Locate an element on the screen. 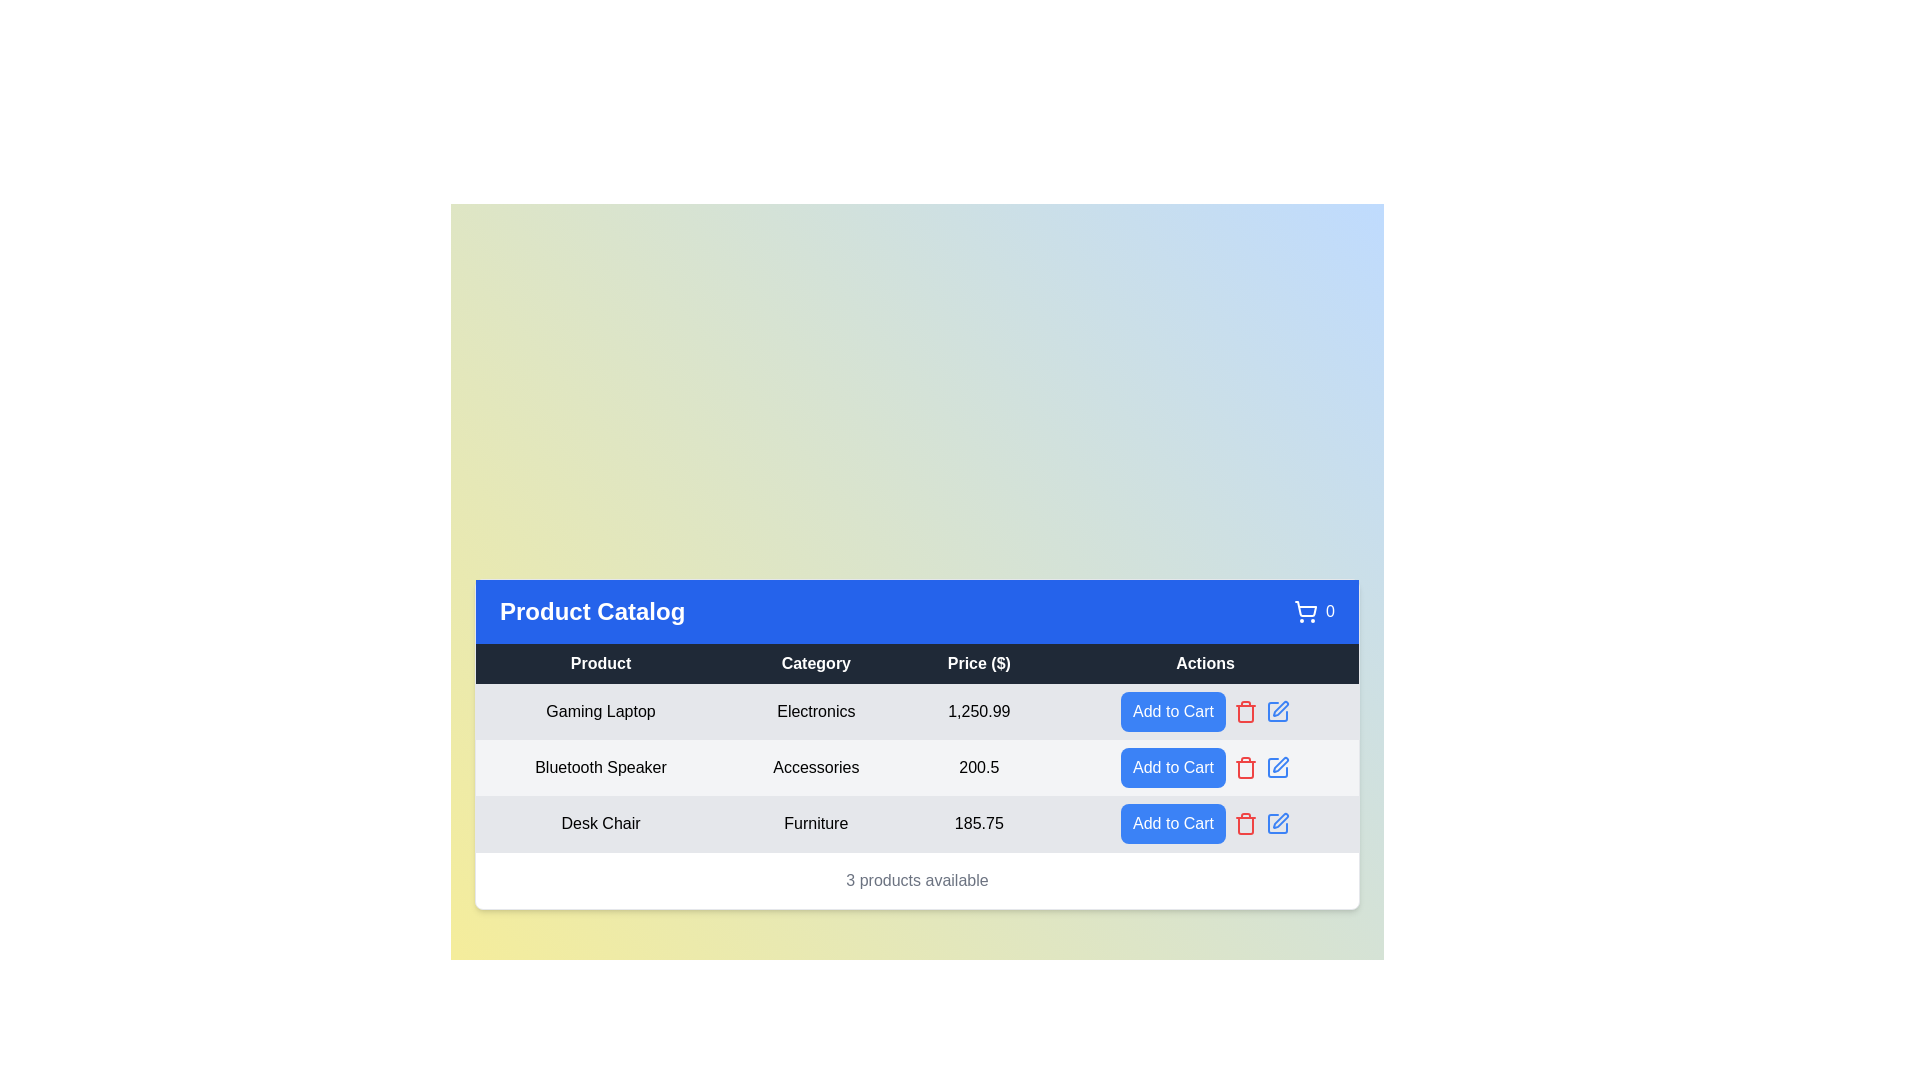 Image resolution: width=1920 pixels, height=1080 pixels. the Trash/Delete icon in the Actions column of the table to initiate the delete action for the 'Desk Chair' product is located at coordinates (1244, 712).